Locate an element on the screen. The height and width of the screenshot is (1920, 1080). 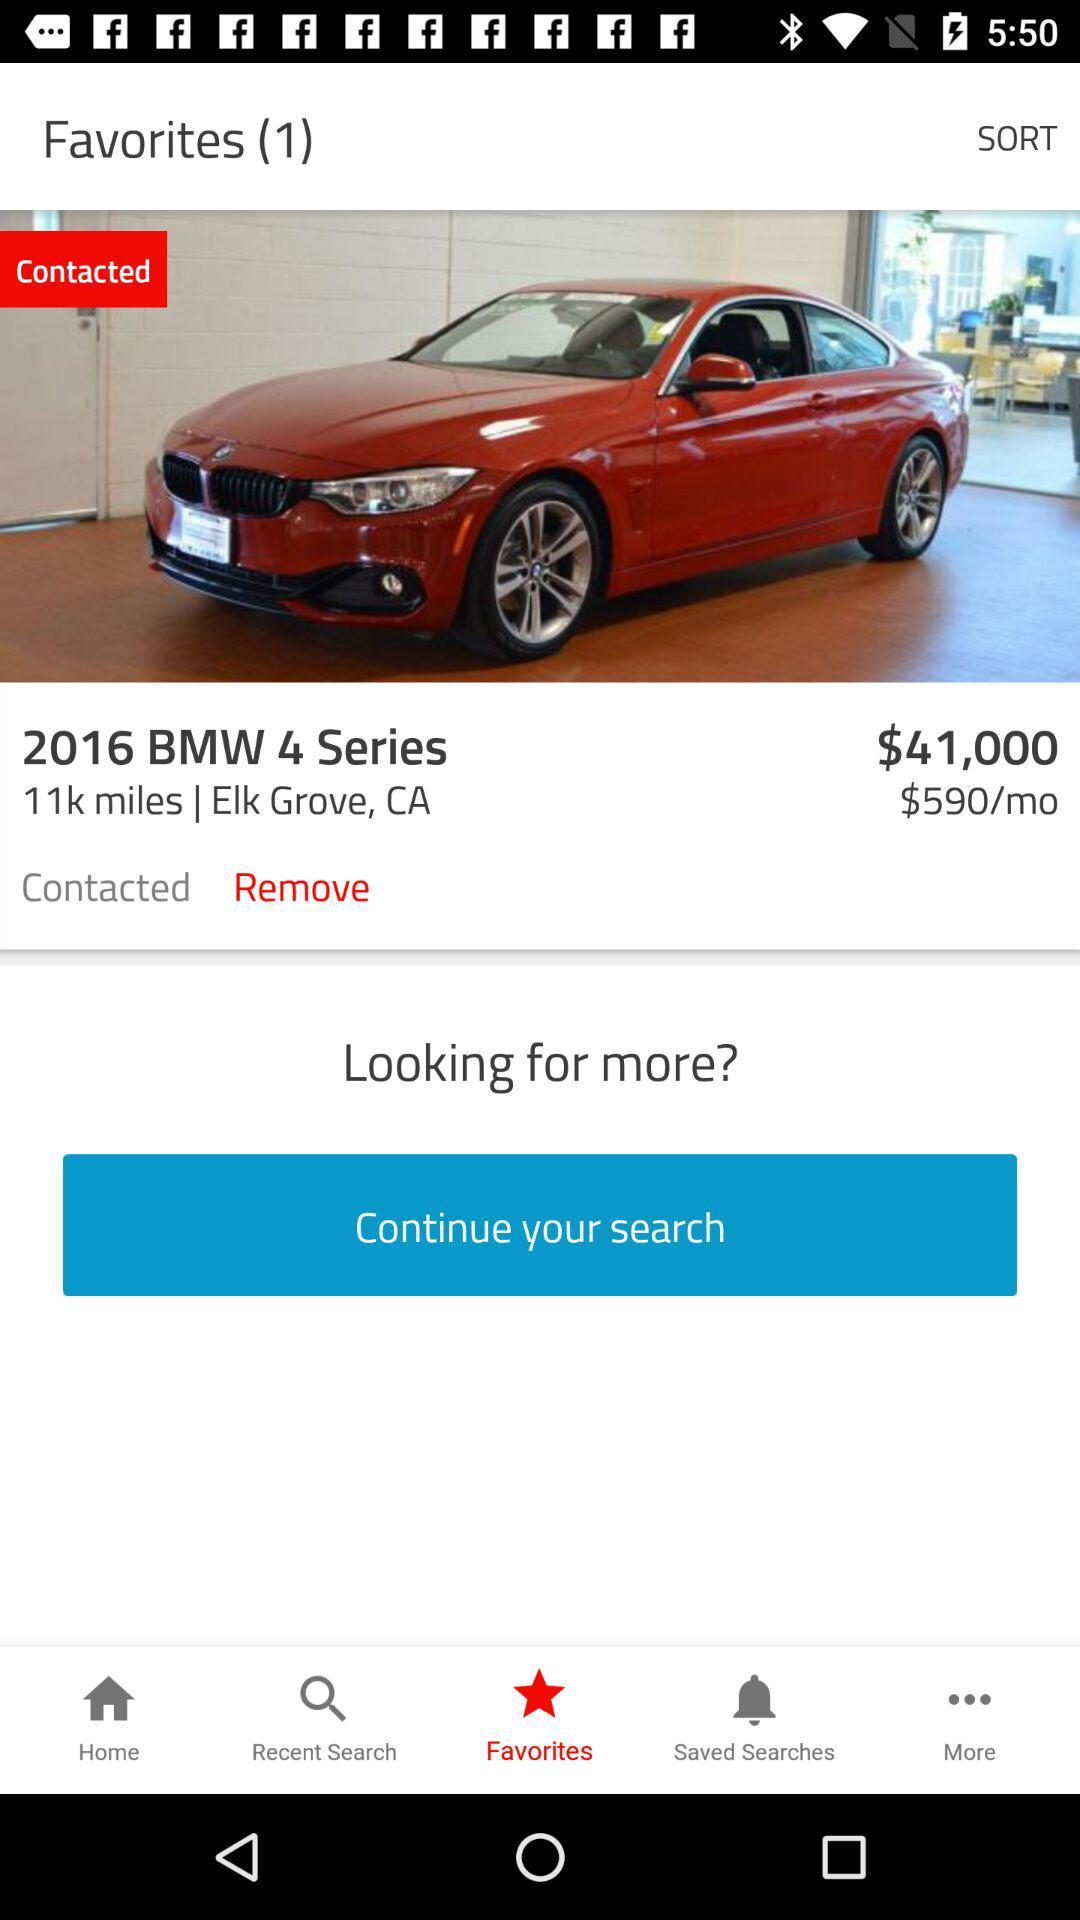
the remove is located at coordinates (301, 883).